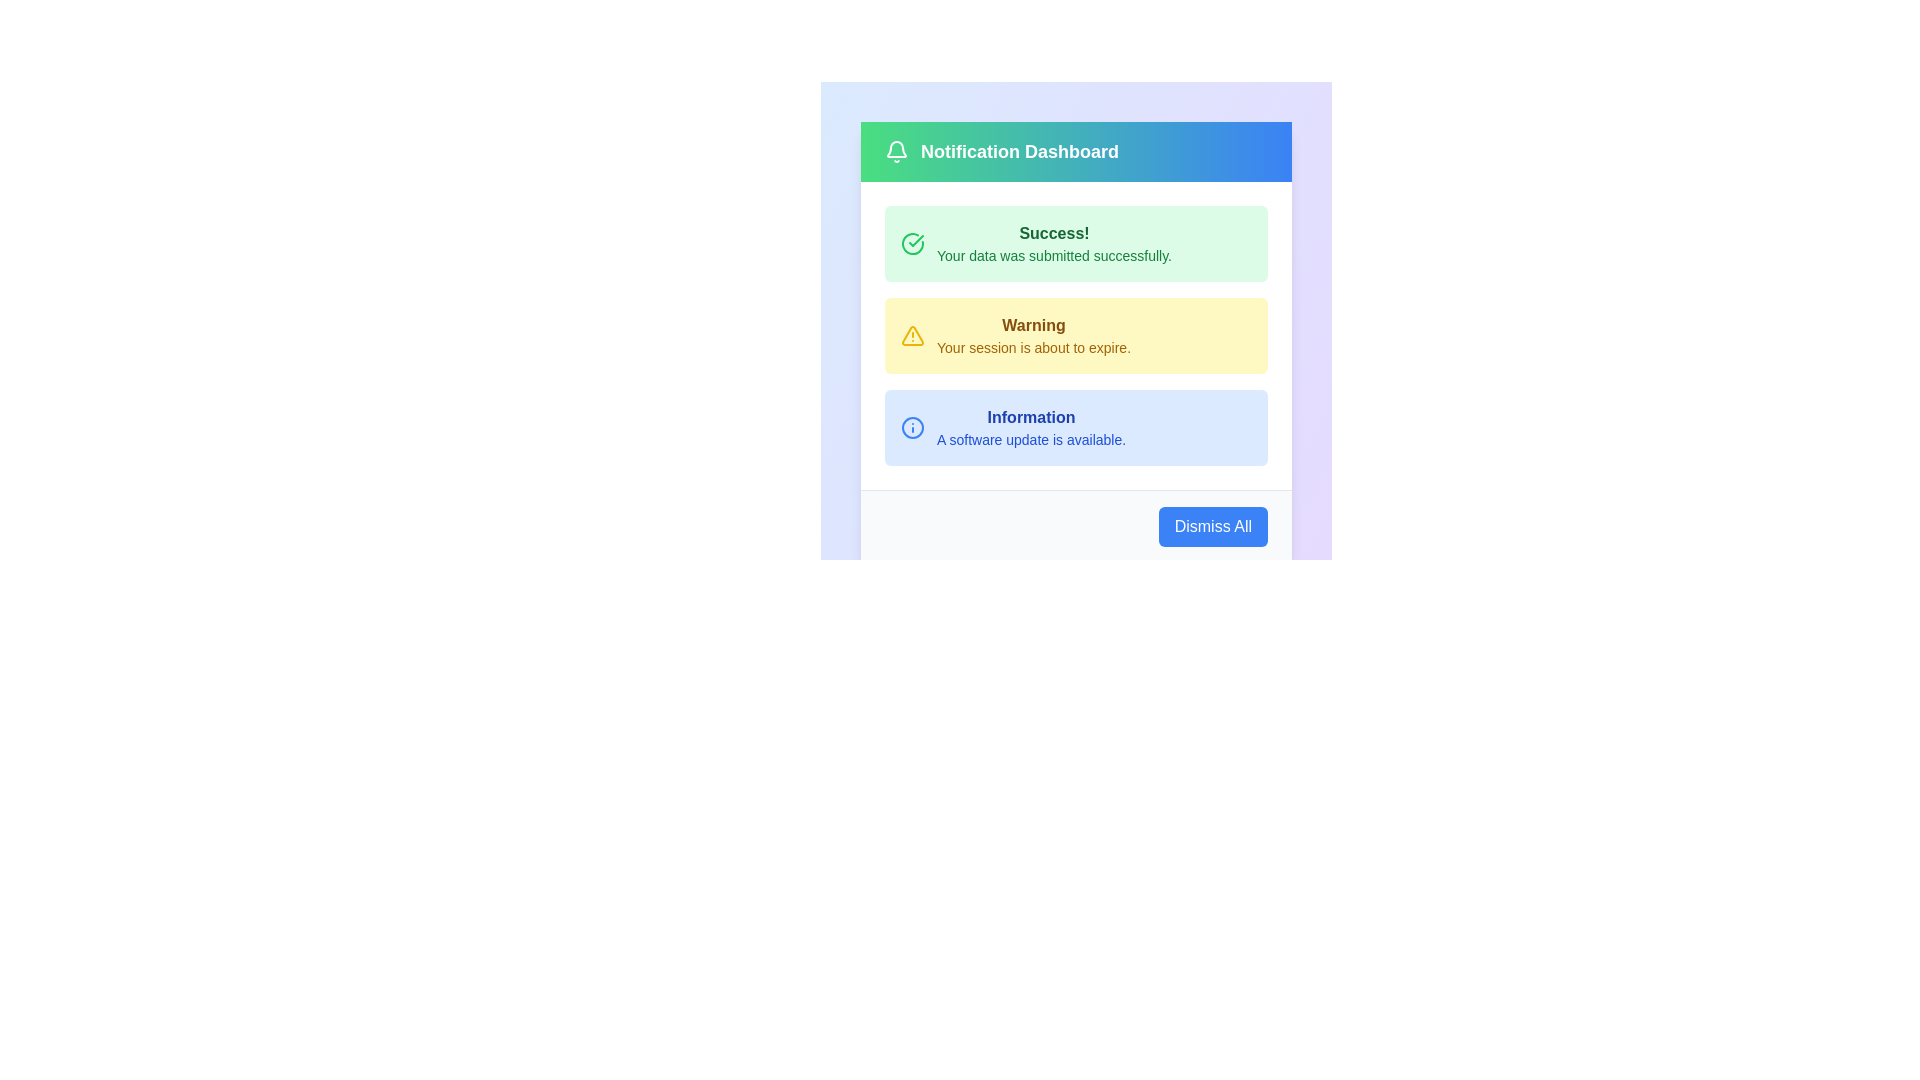 The width and height of the screenshot is (1920, 1080). What do you see at coordinates (1034, 346) in the screenshot?
I see `static text label that displays 'Your session is about to expire.' located below the 'Warning' heading in the yellow notification box` at bounding box center [1034, 346].